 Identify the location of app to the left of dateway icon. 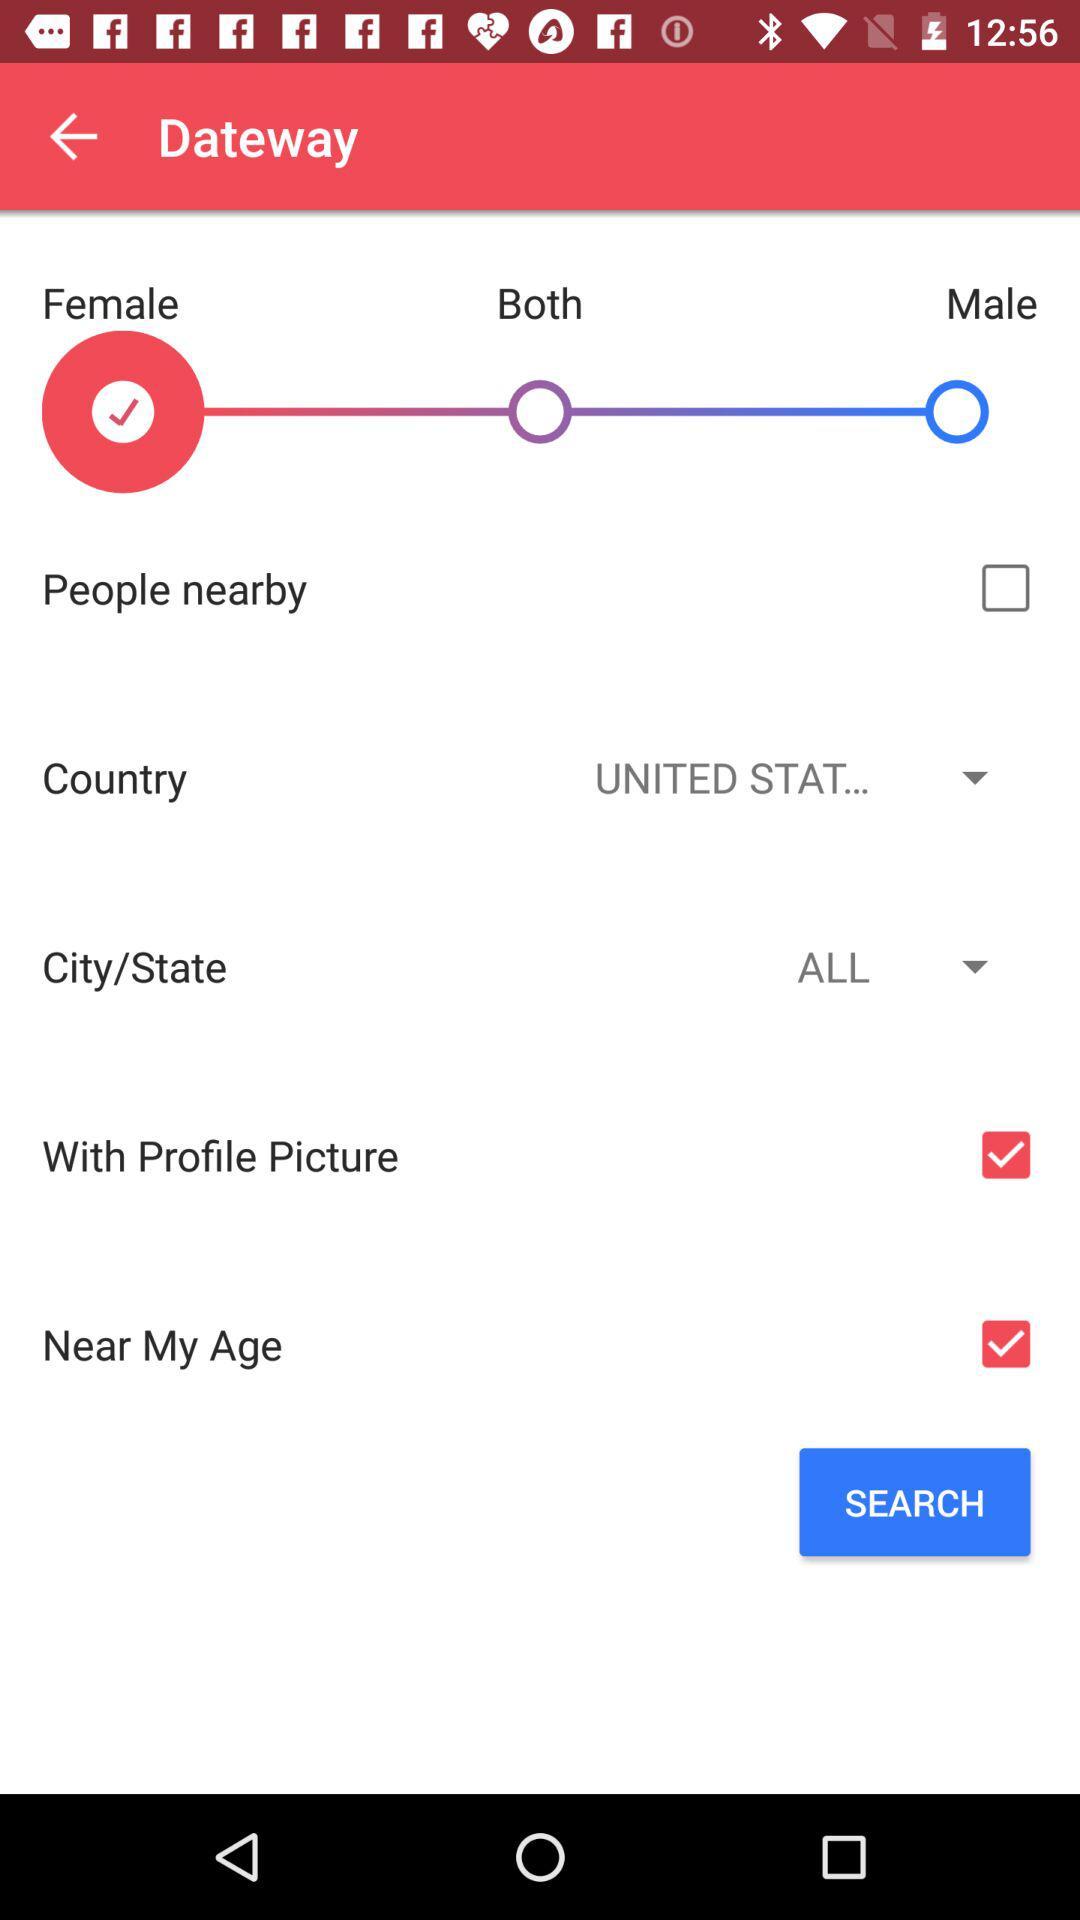
(72, 135).